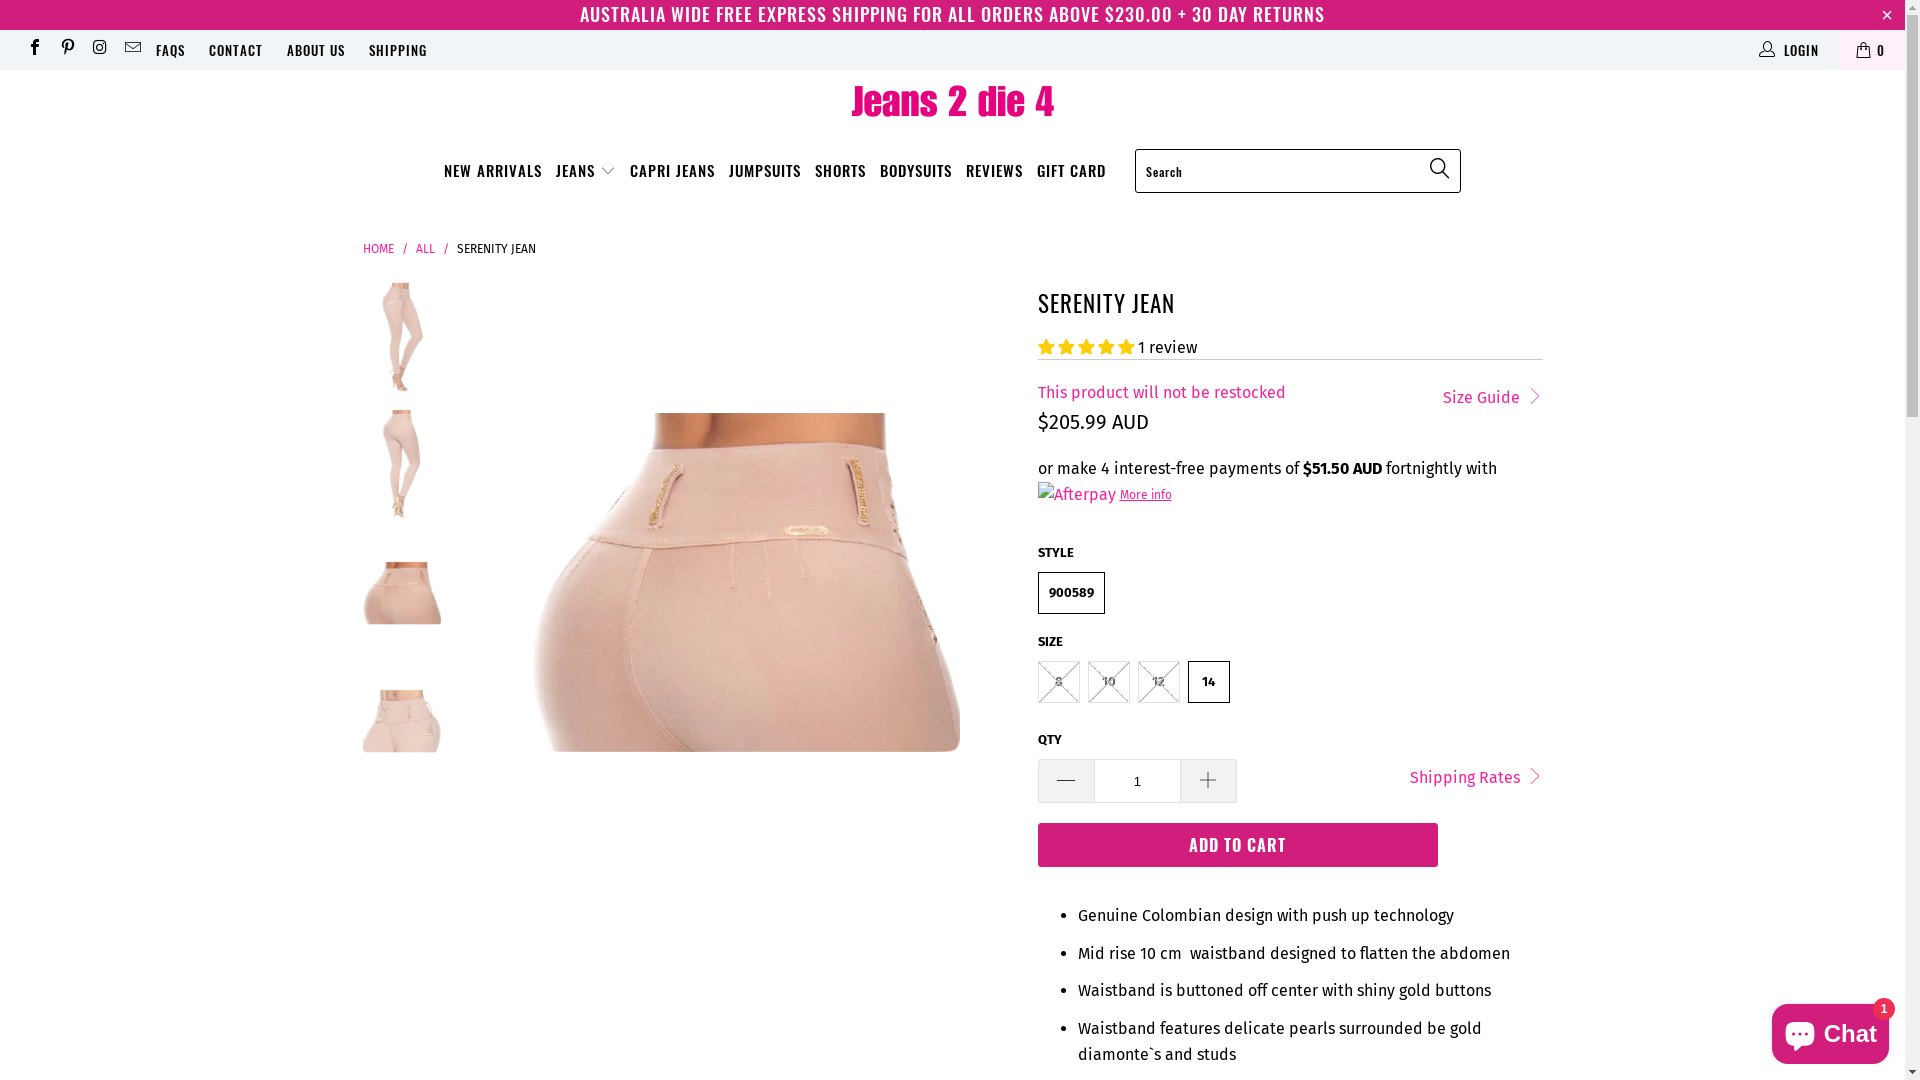 This screenshot has height=1080, width=1920. What do you see at coordinates (1070, 170) in the screenshot?
I see `'GIFT CARD'` at bounding box center [1070, 170].